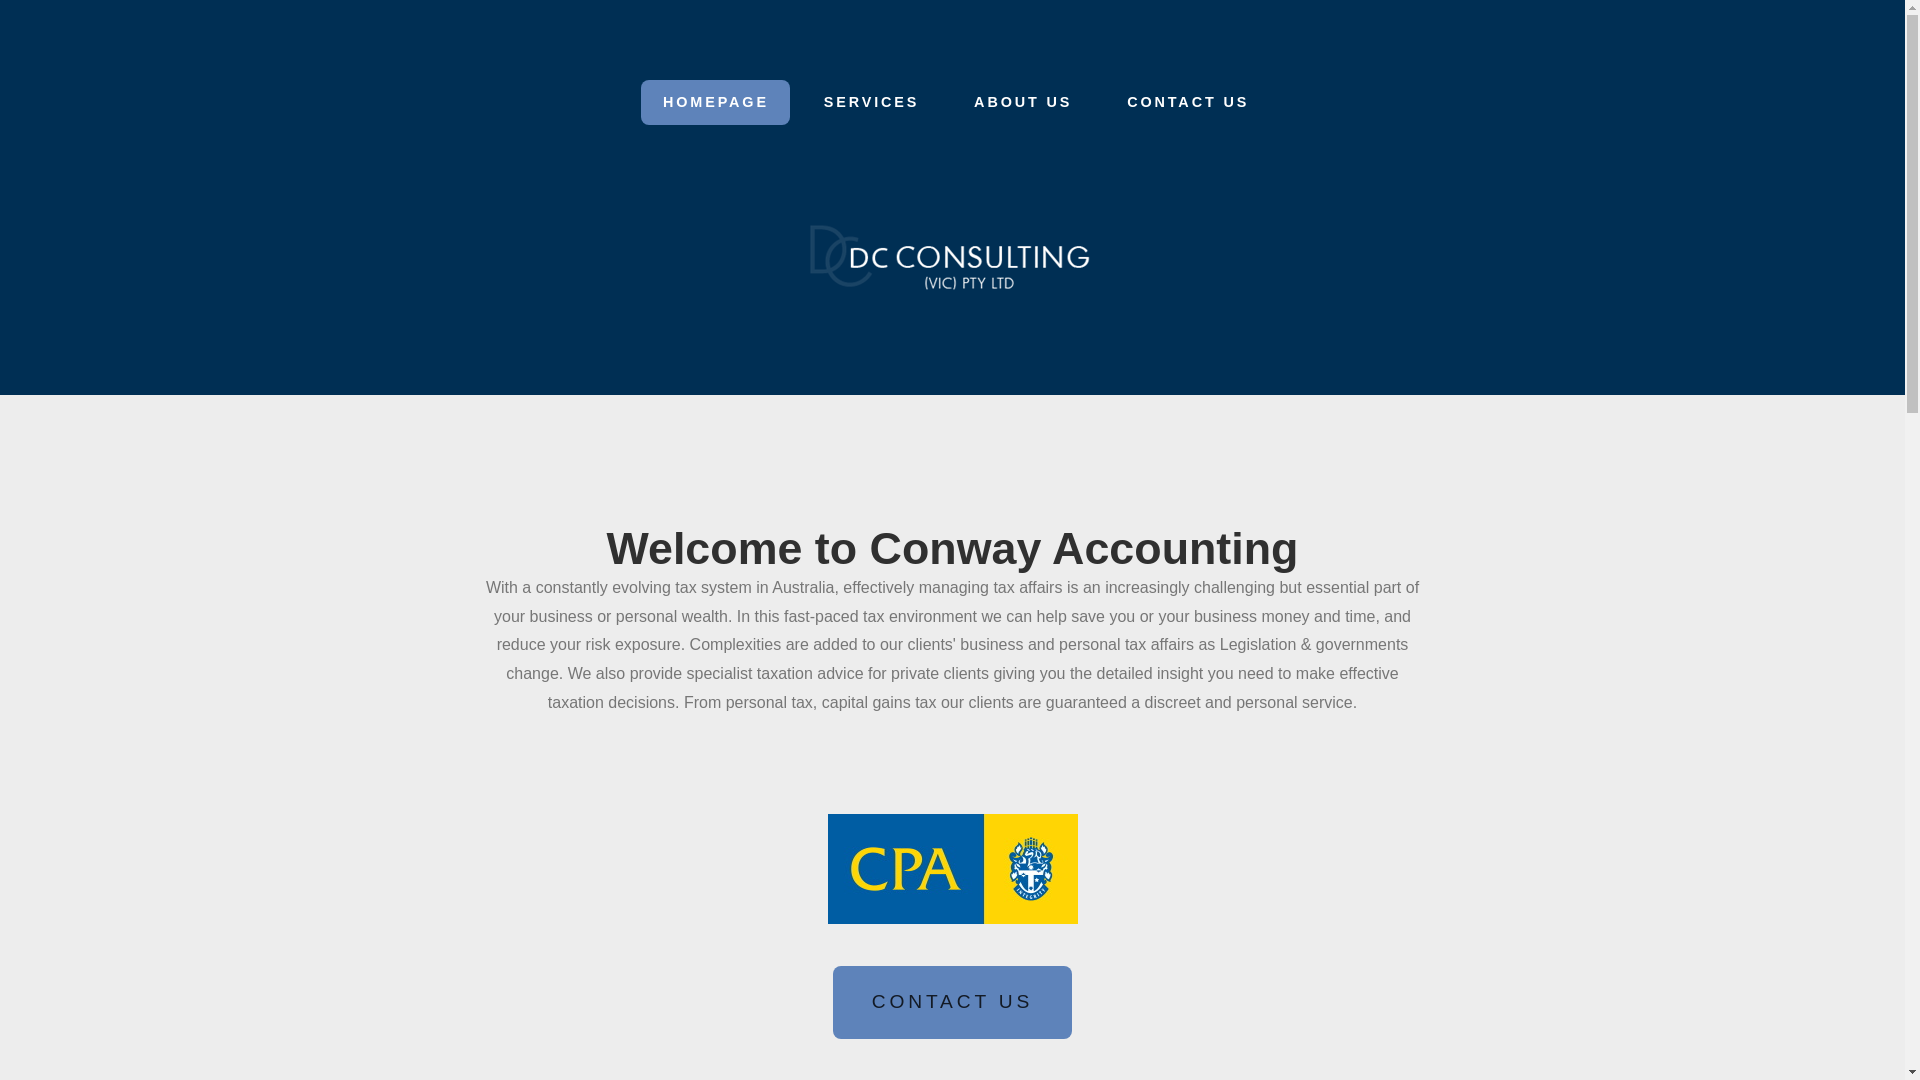  Describe the element at coordinates (1023, 102) in the screenshot. I see `'ABOUT US'` at that location.